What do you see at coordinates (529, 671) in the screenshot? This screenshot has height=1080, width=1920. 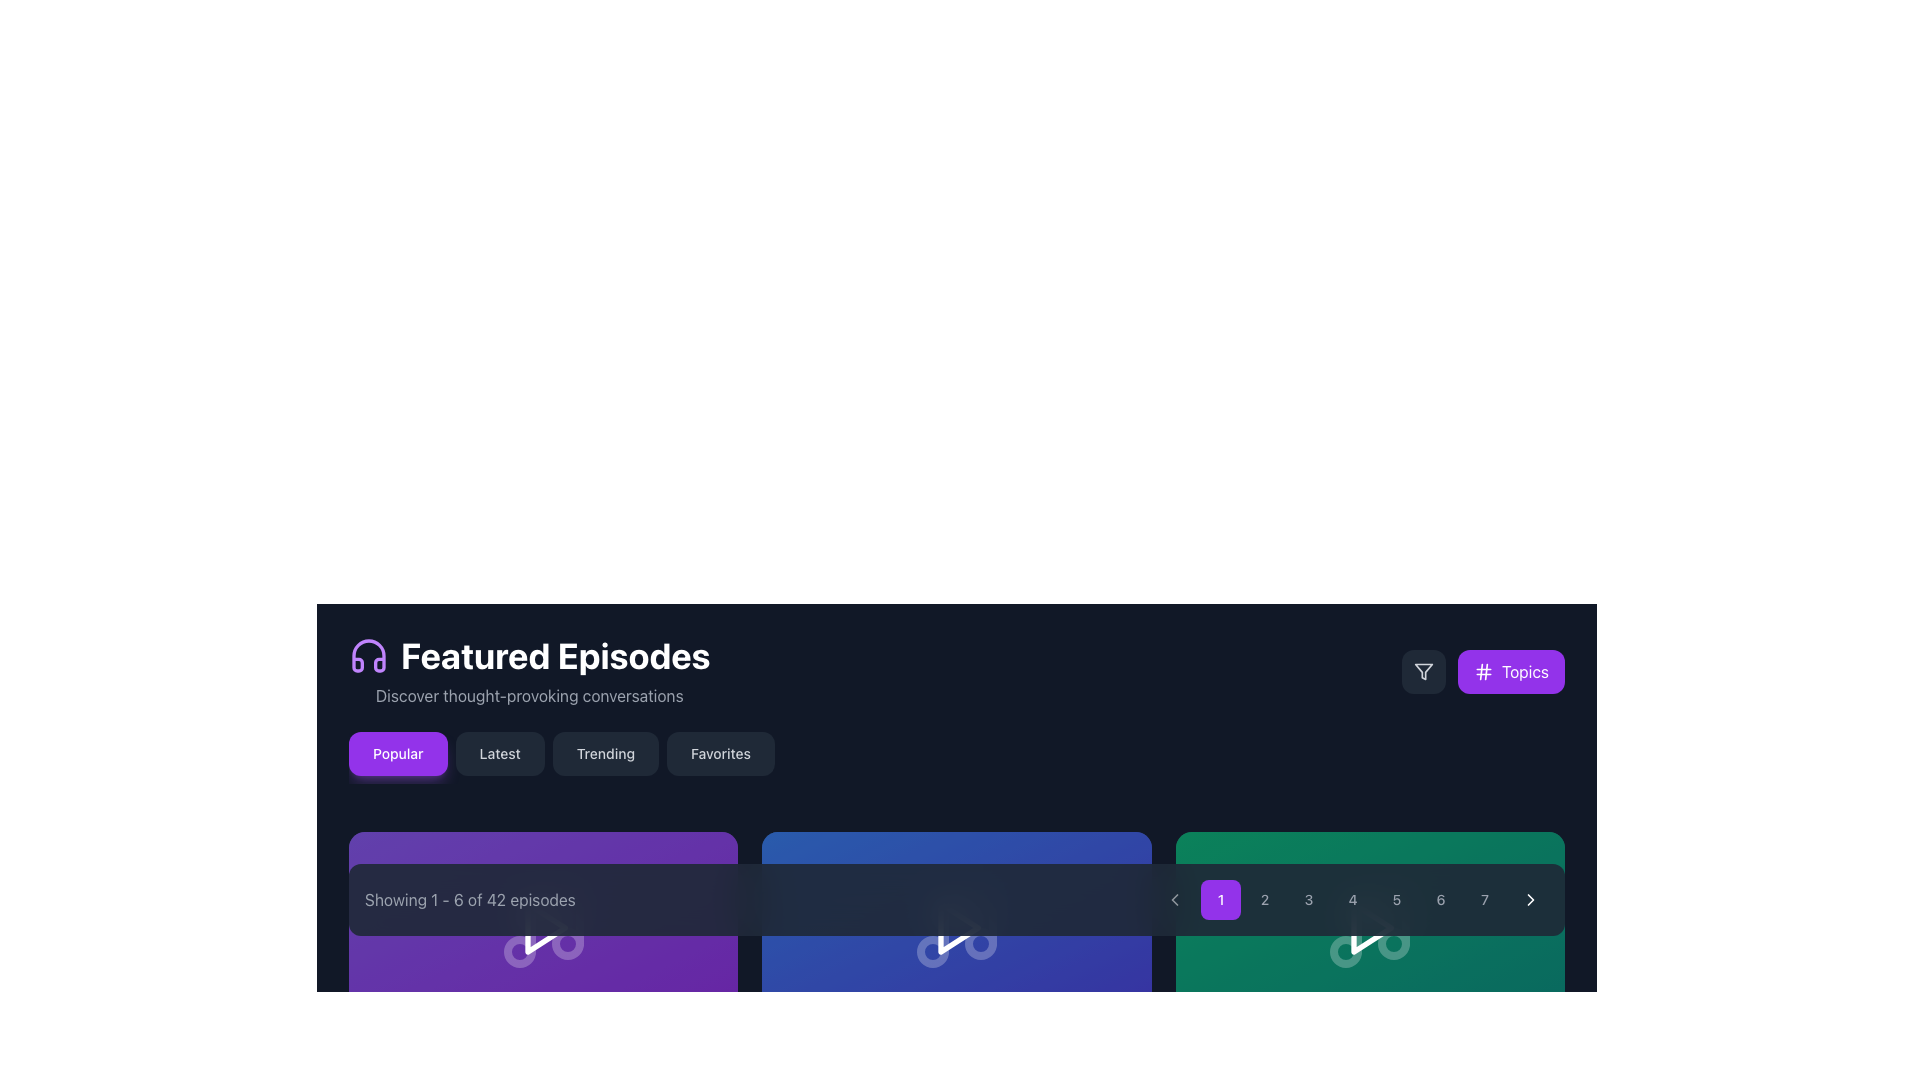 I see `the text header 'Featured Episodes' which is accompanied by a headphones icon` at bounding box center [529, 671].